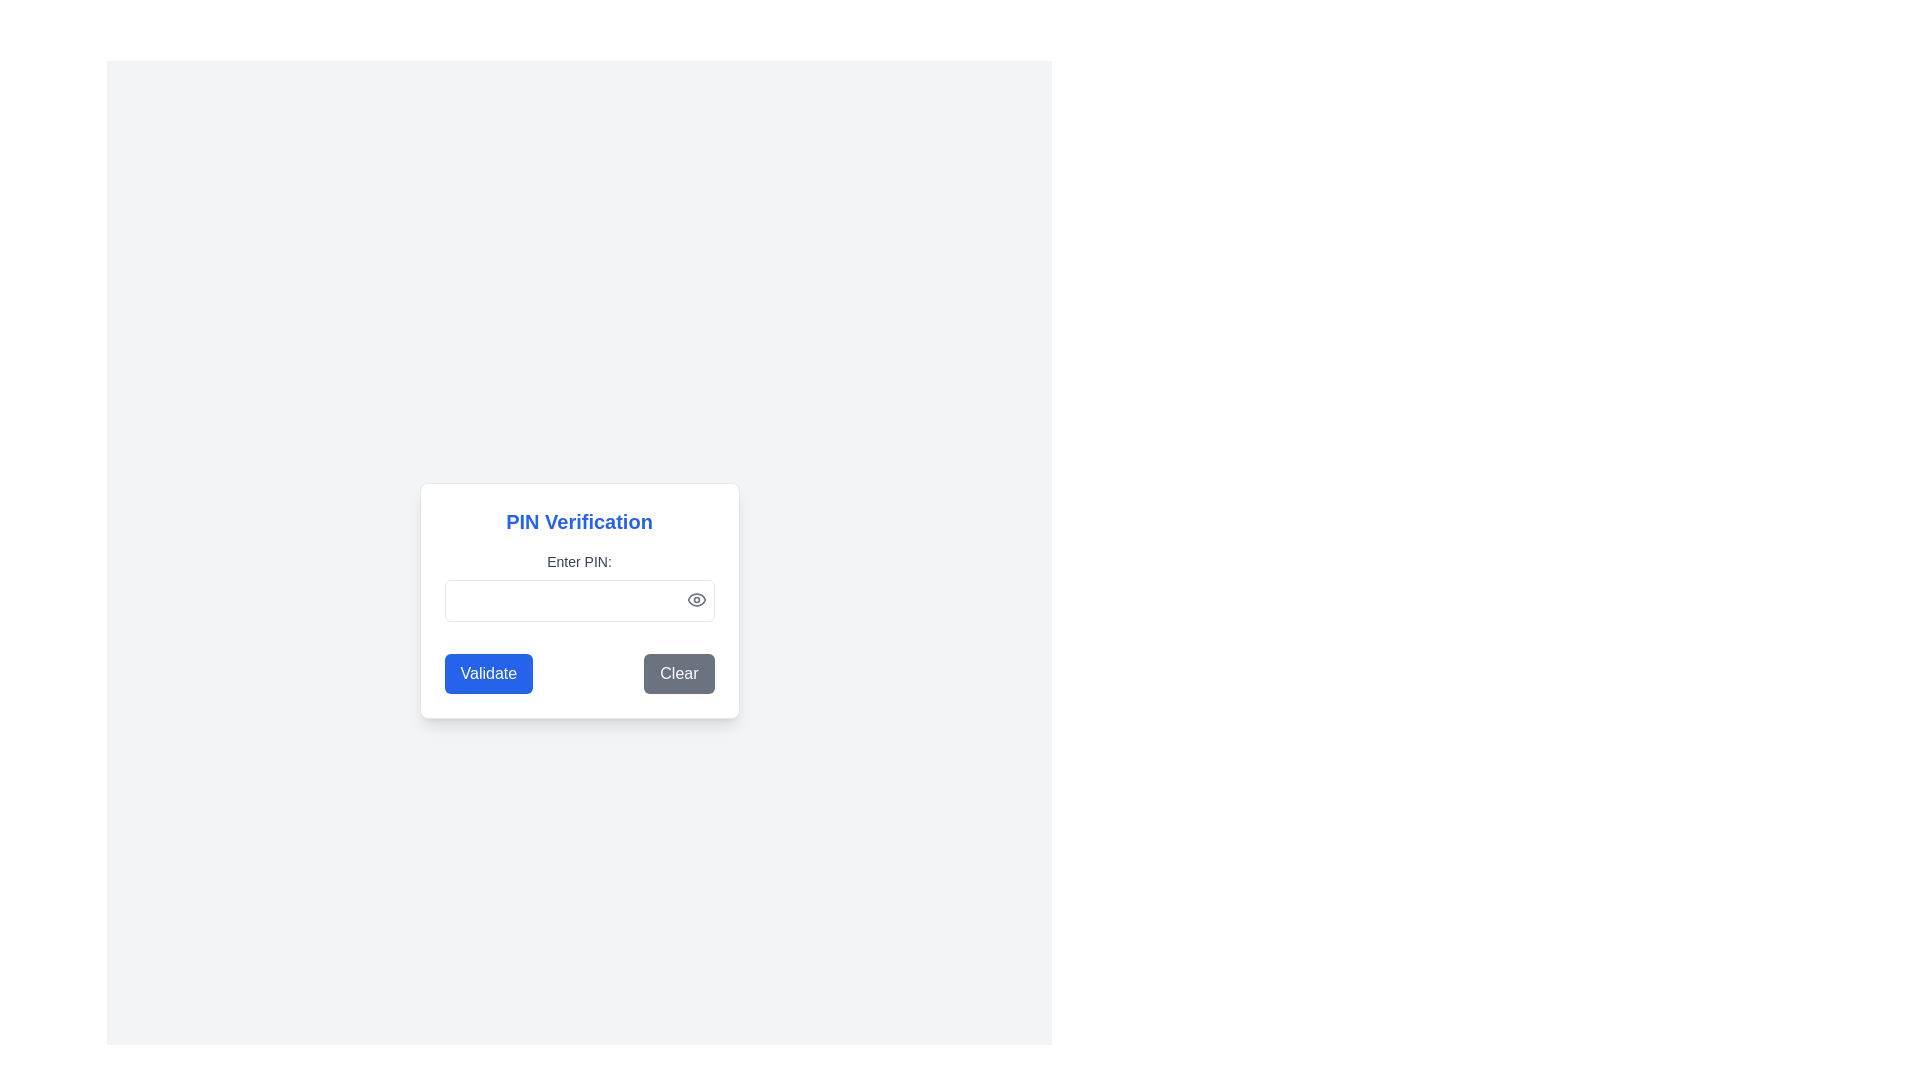 The height and width of the screenshot is (1080, 1920). I want to click on the submit button located in the bottom-left corner of the white card interface, so click(488, 674).